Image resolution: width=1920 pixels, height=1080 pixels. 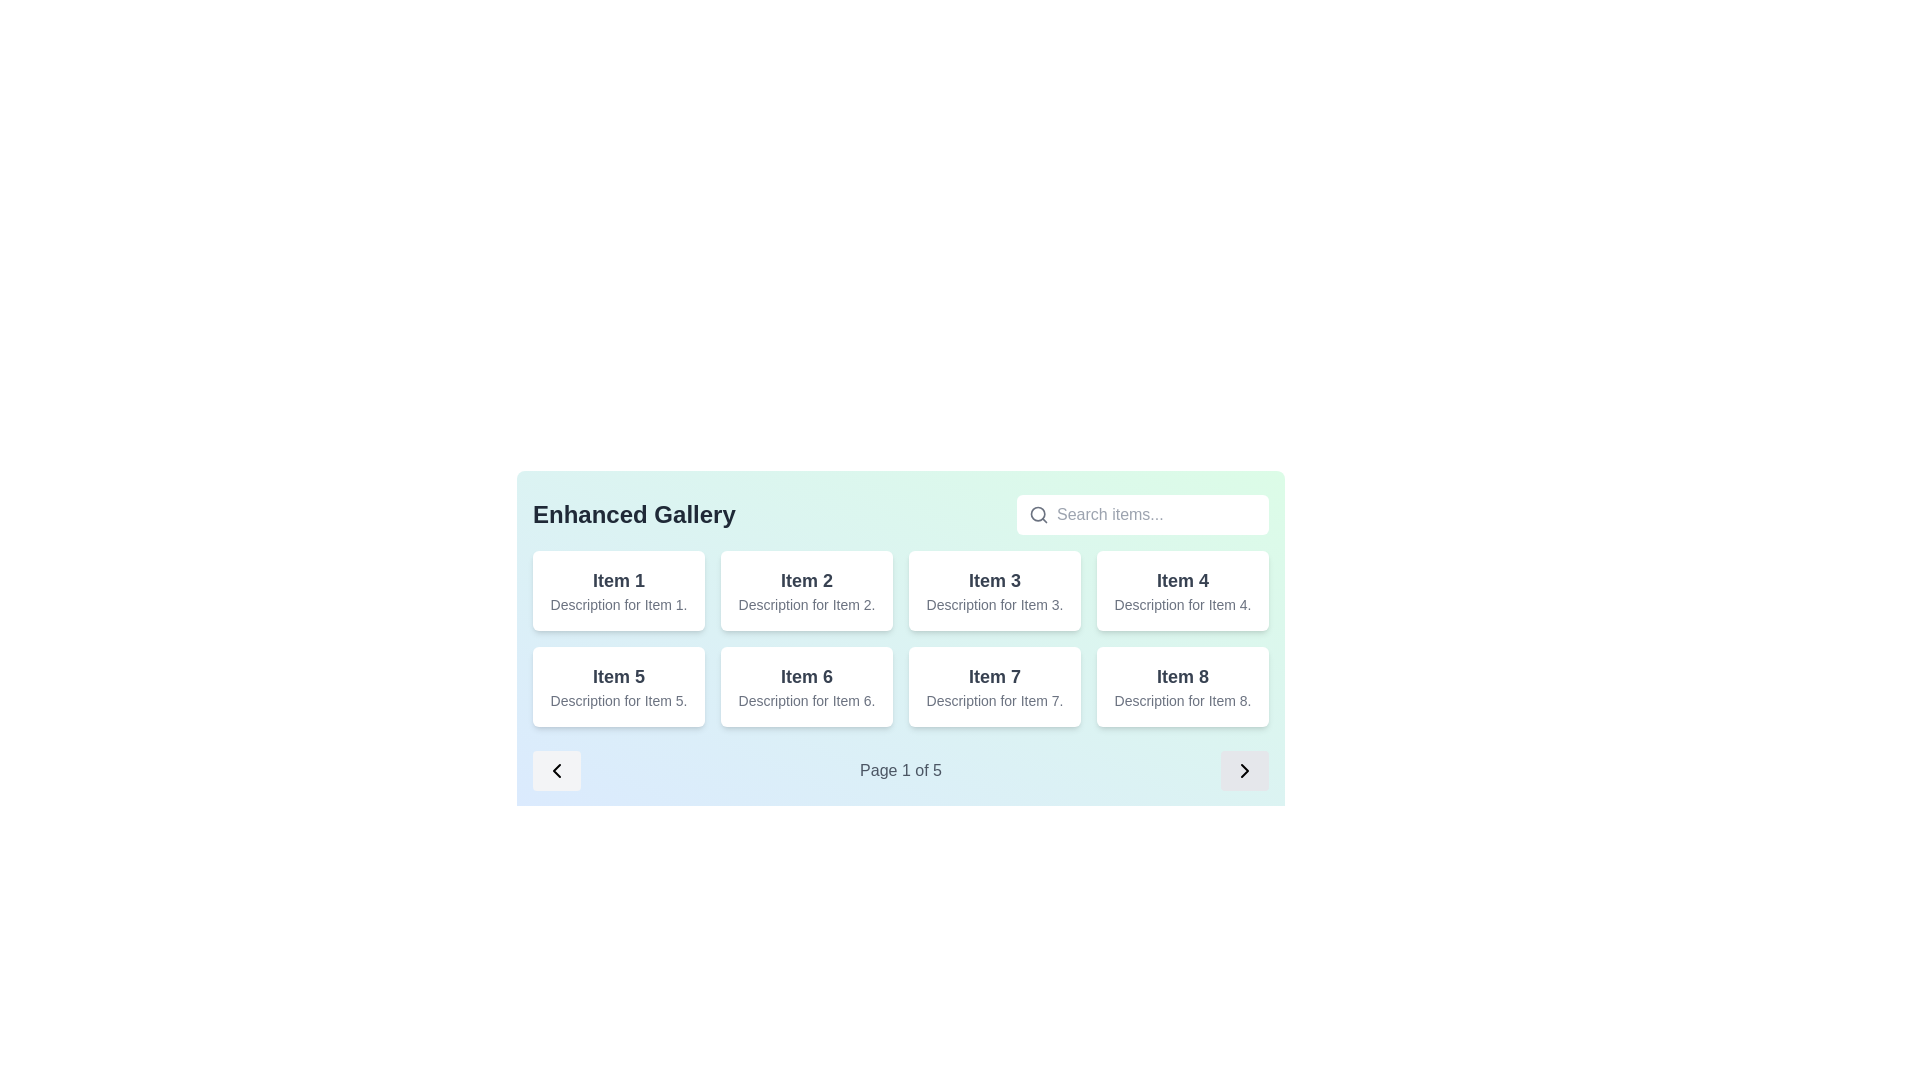 What do you see at coordinates (1038, 514) in the screenshot?
I see `the search icon located in the top-right corner of the search bar` at bounding box center [1038, 514].